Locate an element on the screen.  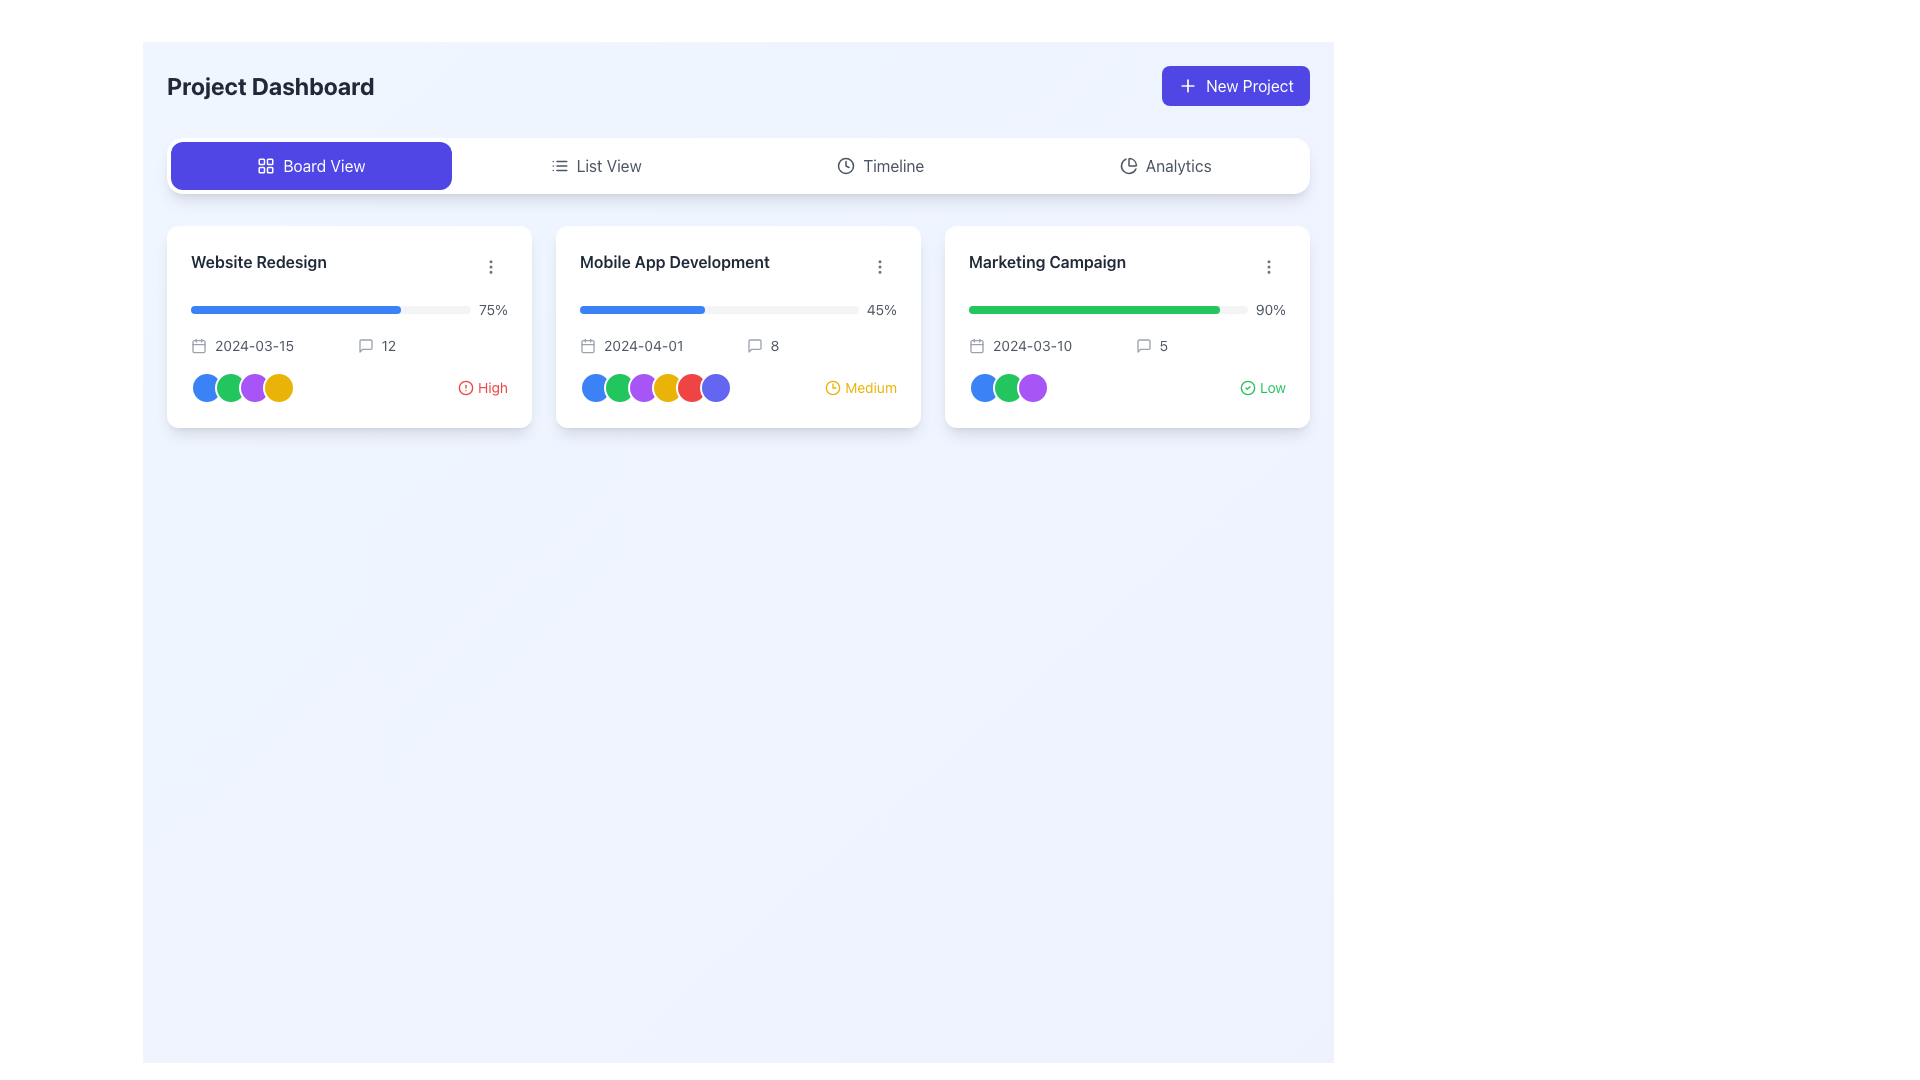
the 'Create New Project' button located in the top-right corner of the 'Project Dashboard' header to initiate the process of starting a new project is located at coordinates (1235, 84).